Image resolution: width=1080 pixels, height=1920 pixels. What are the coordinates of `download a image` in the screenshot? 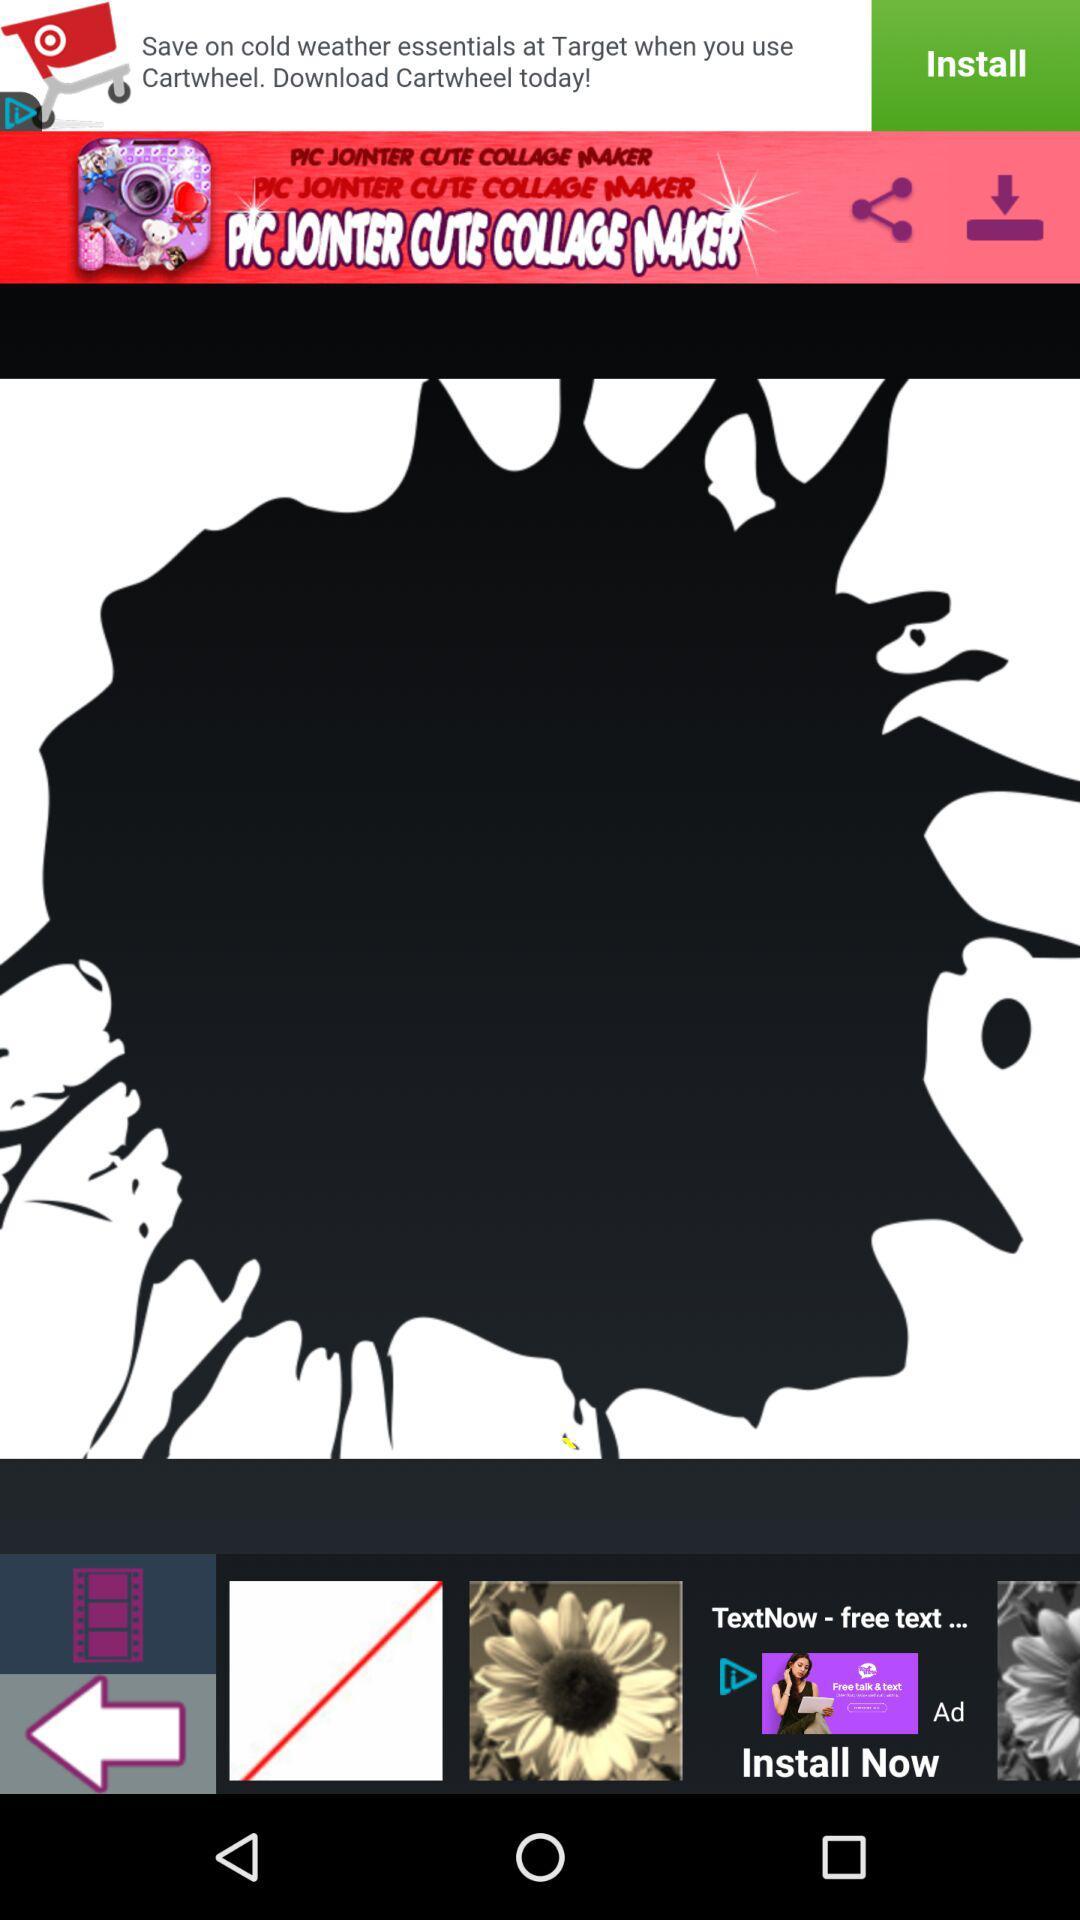 It's located at (1005, 206).